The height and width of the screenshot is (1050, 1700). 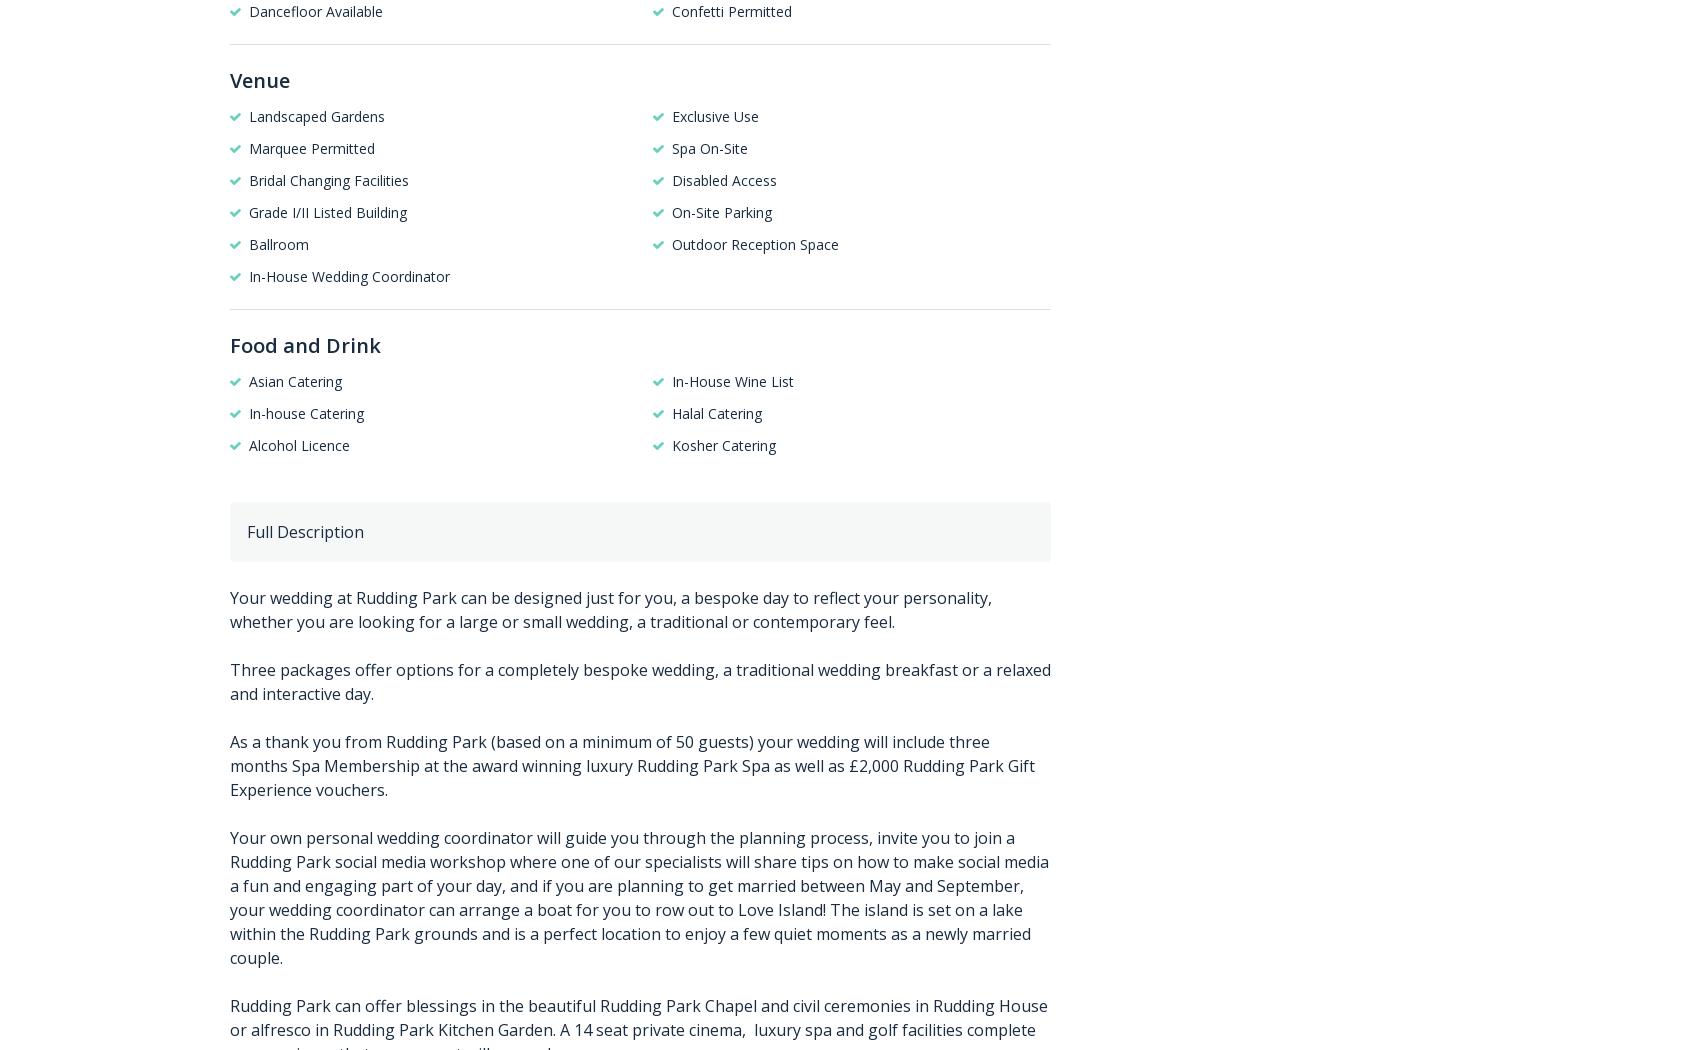 I want to click on 'Kosher Catering', so click(x=723, y=443).